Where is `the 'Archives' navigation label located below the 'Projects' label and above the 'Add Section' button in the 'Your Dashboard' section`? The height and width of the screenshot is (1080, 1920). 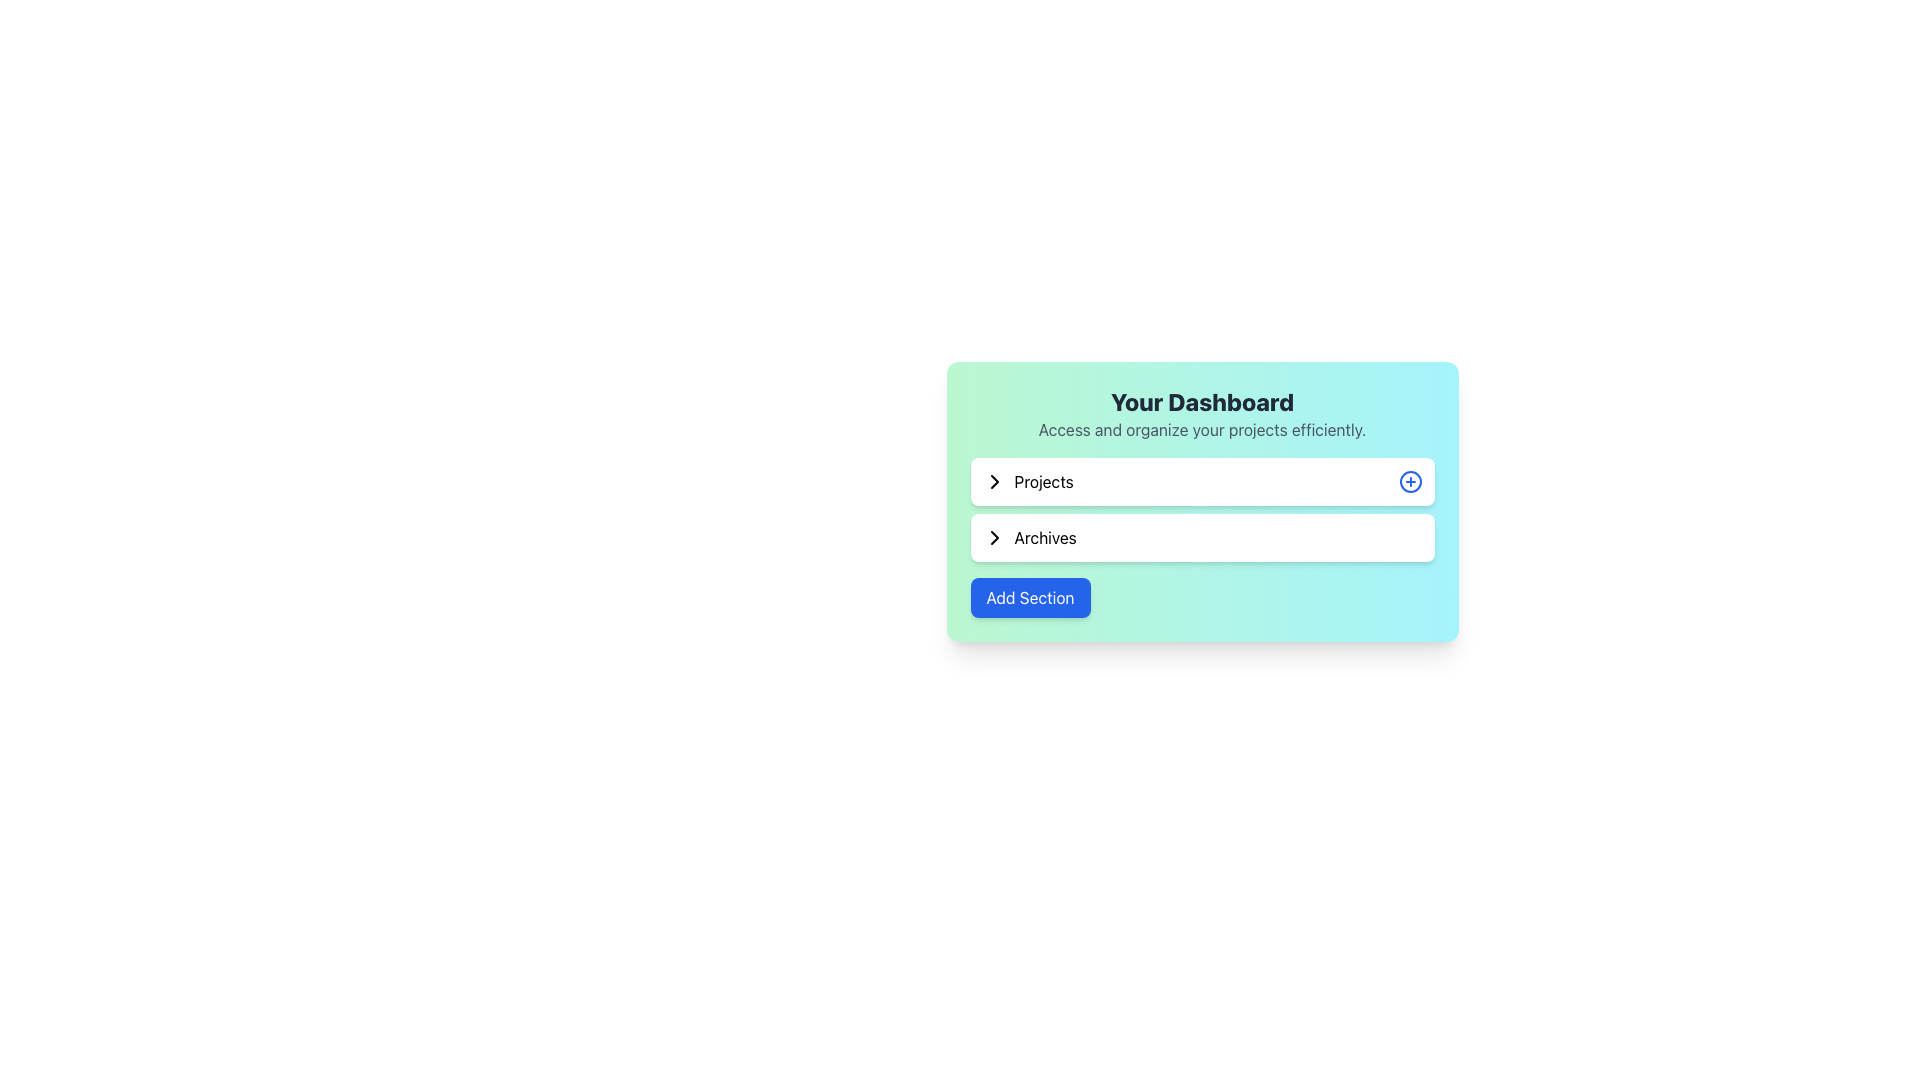
the 'Archives' navigation label located below the 'Projects' label and above the 'Add Section' button in the 'Your Dashboard' section is located at coordinates (1029, 536).